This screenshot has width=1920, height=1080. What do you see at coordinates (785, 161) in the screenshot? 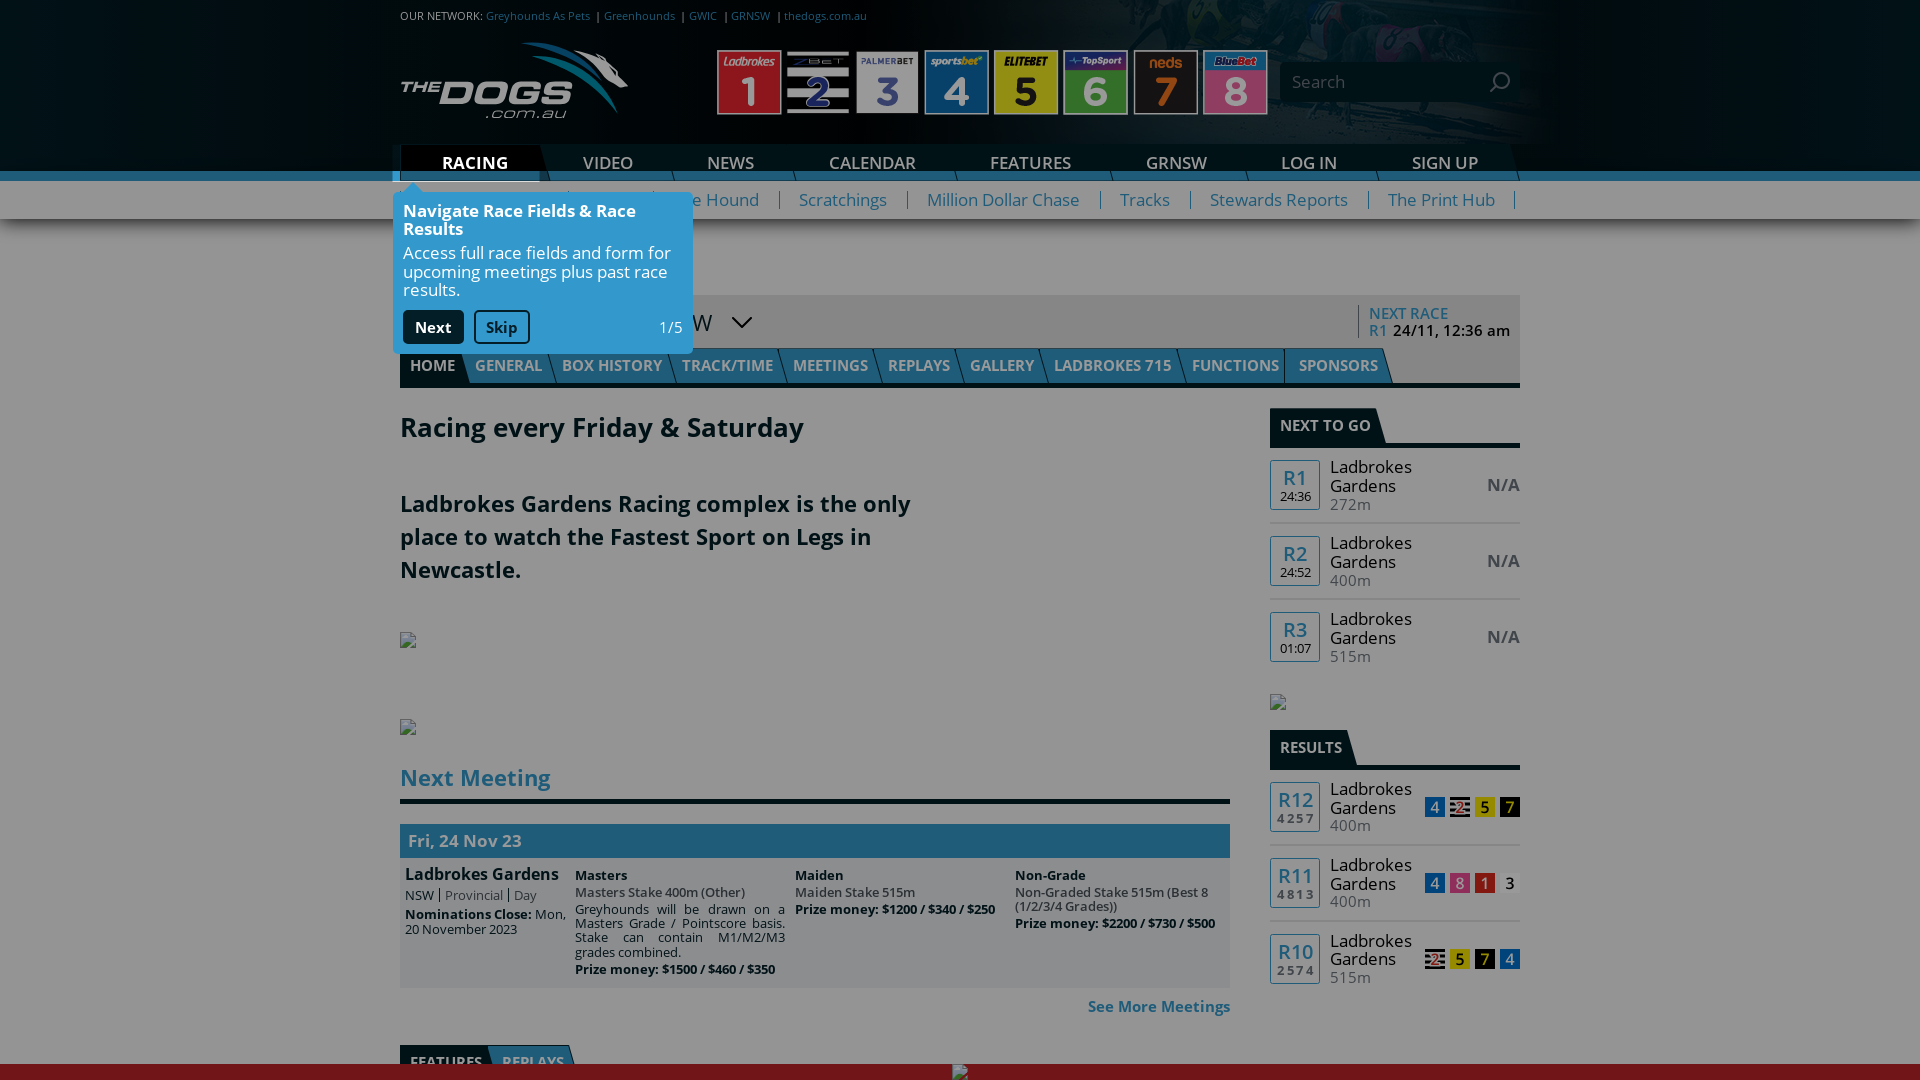
I see `'CALENDAR'` at bounding box center [785, 161].